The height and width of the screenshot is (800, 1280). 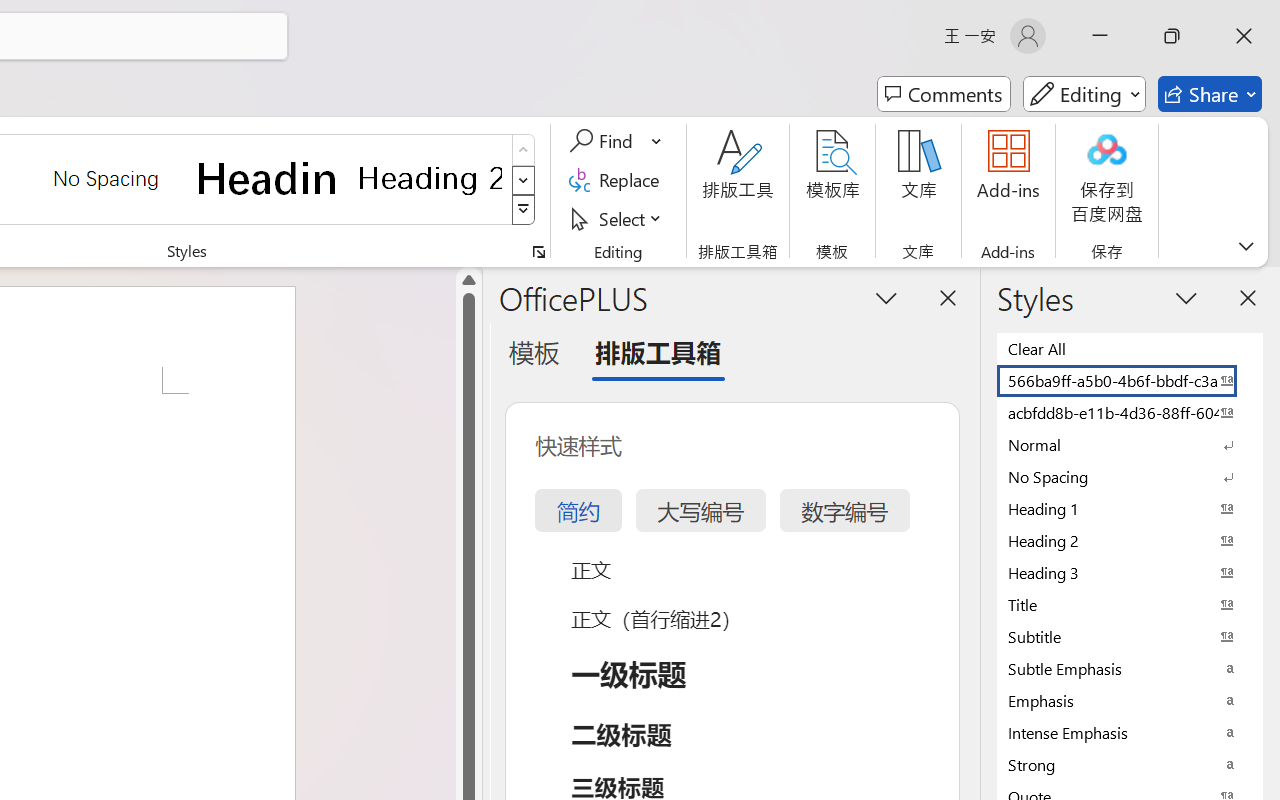 What do you see at coordinates (1130, 764) in the screenshot?
I see `'Strong'` at bounding box center [1130, 764].